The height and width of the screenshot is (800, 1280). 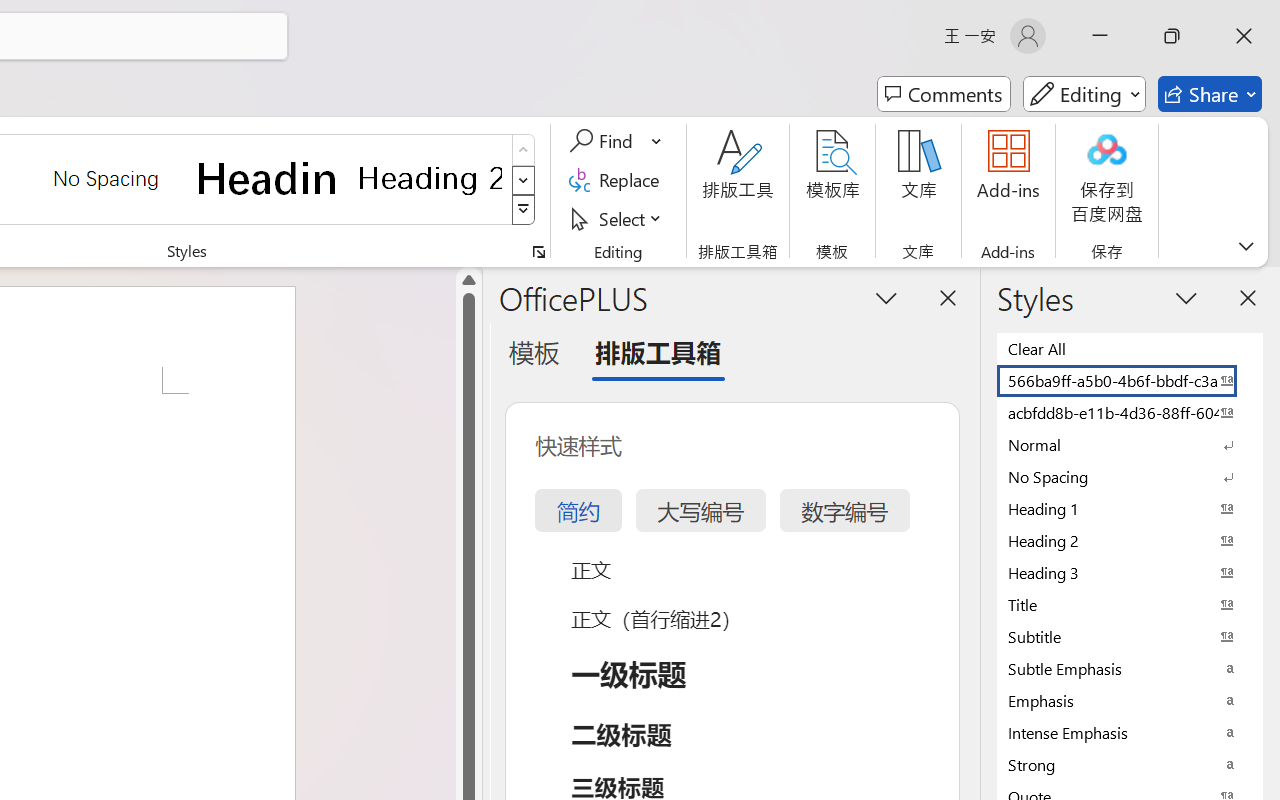 What do you see at coordinates (1130, 764) in the screenshot?
I see `'Strong'` at bounding box center [1130, 764].